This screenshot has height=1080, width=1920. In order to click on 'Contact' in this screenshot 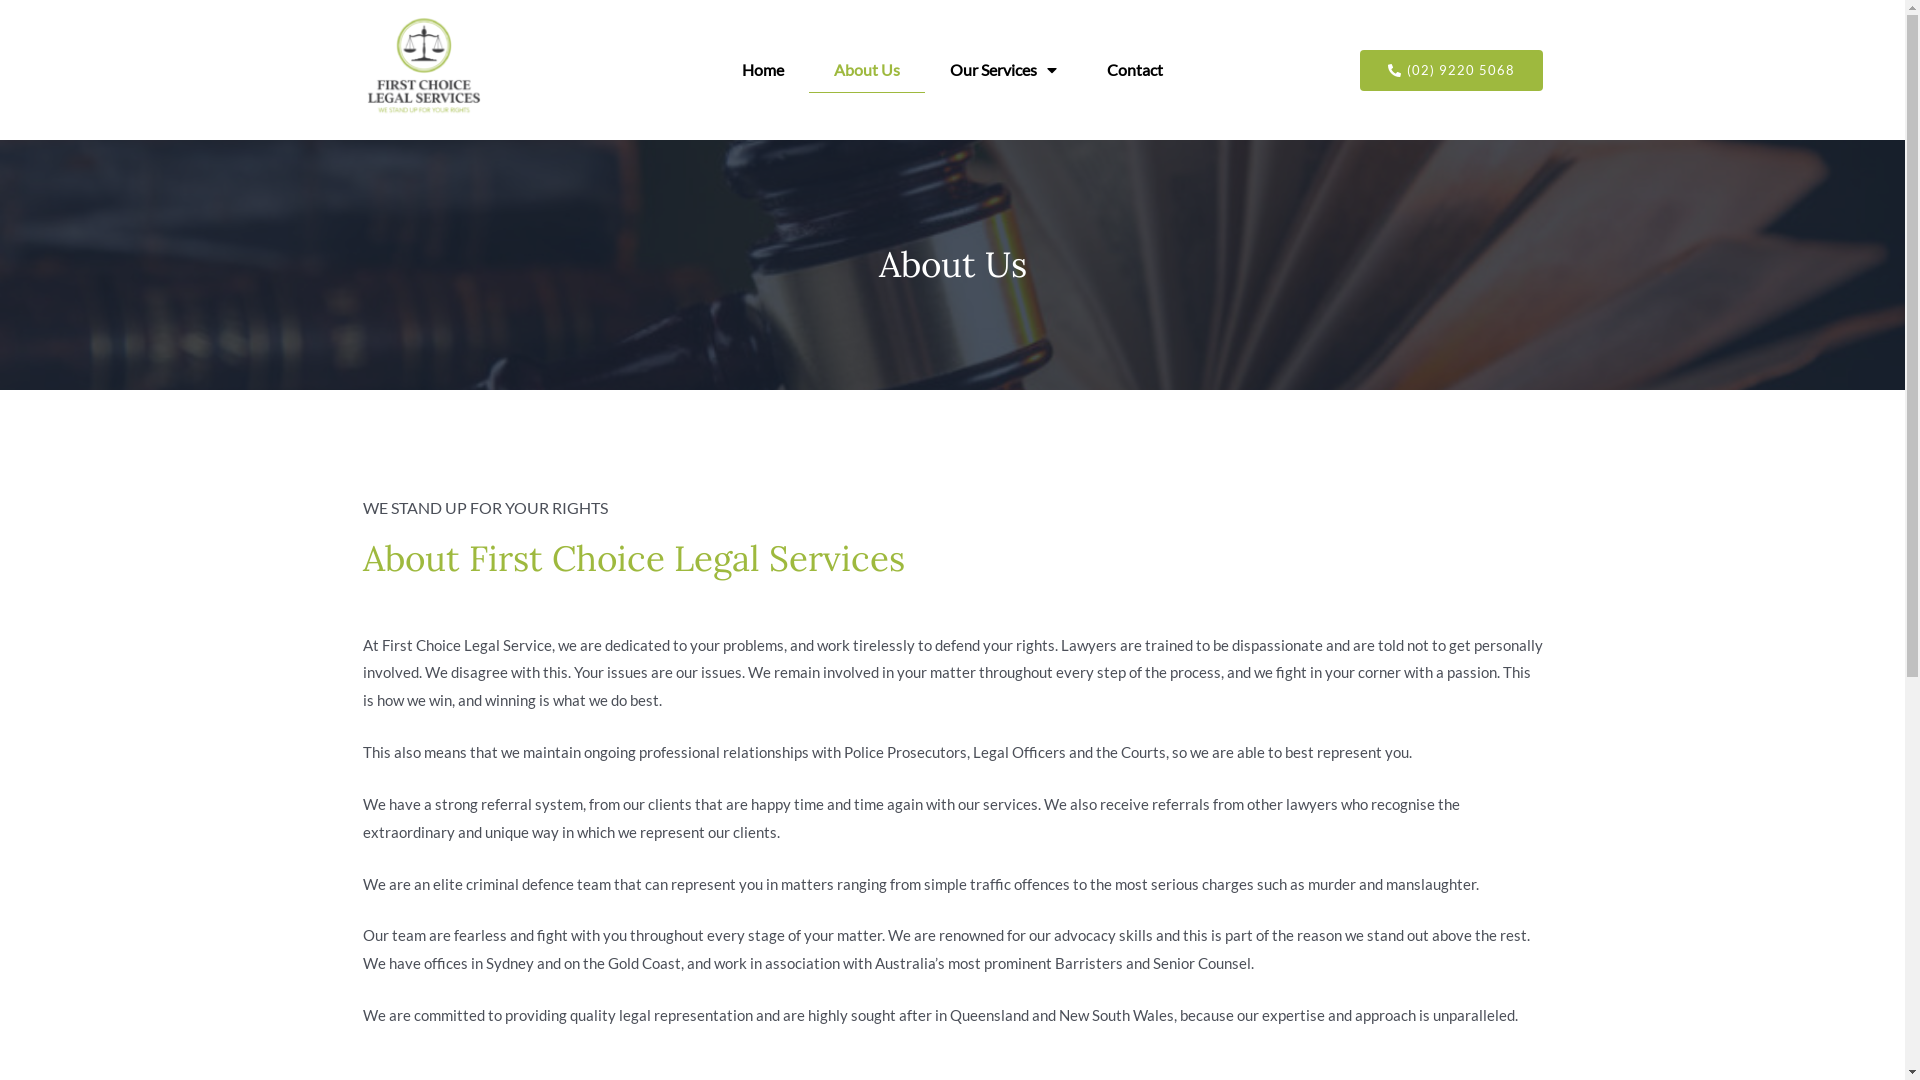, I will do `click(1134, 68)`.